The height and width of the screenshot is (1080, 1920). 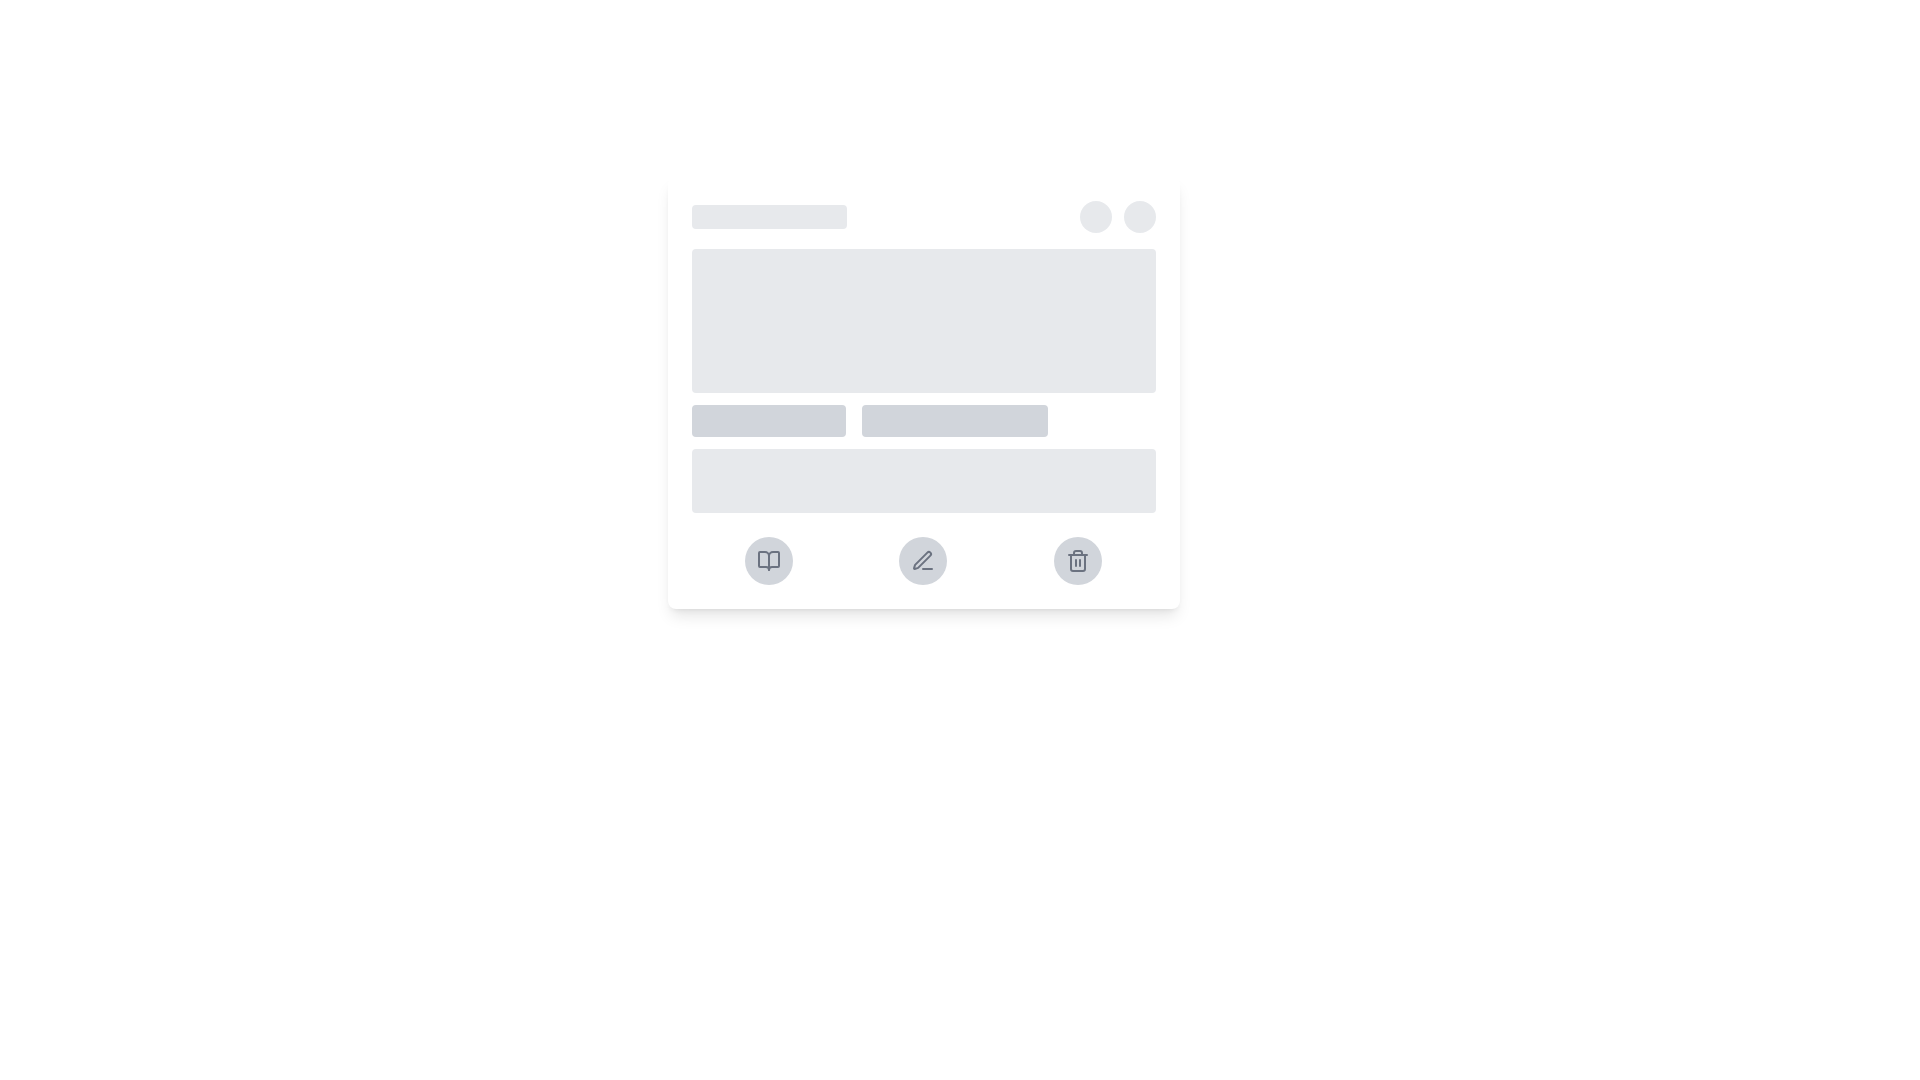 What do you see at coordinates (1077, 560) in the screenshot?
I see `the SVG trashcan icon, which is the rightmost icon in a circular gray button located at the bottom-right corner of the interface` at bounding box center [1077, 560].